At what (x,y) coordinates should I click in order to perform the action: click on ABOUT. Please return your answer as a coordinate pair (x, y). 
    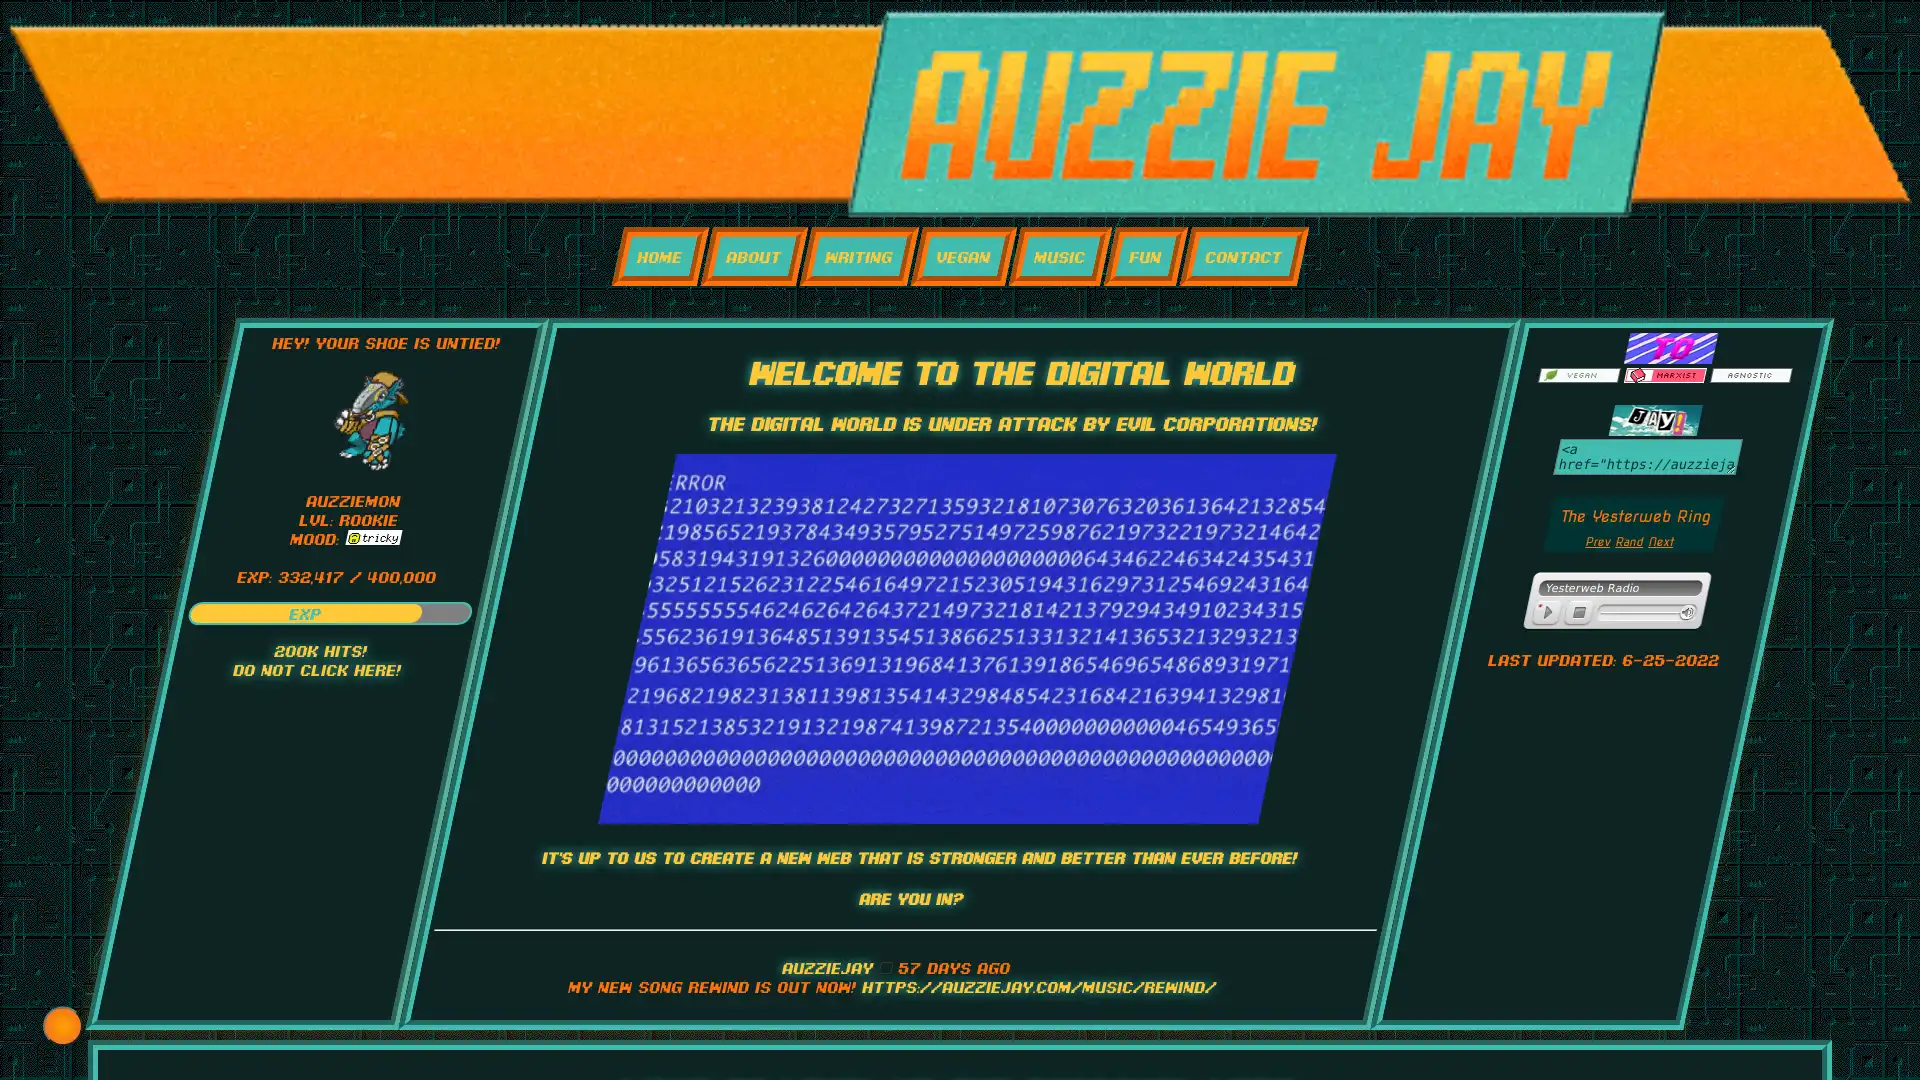
    Looking at the image, I should click on (752, 255).